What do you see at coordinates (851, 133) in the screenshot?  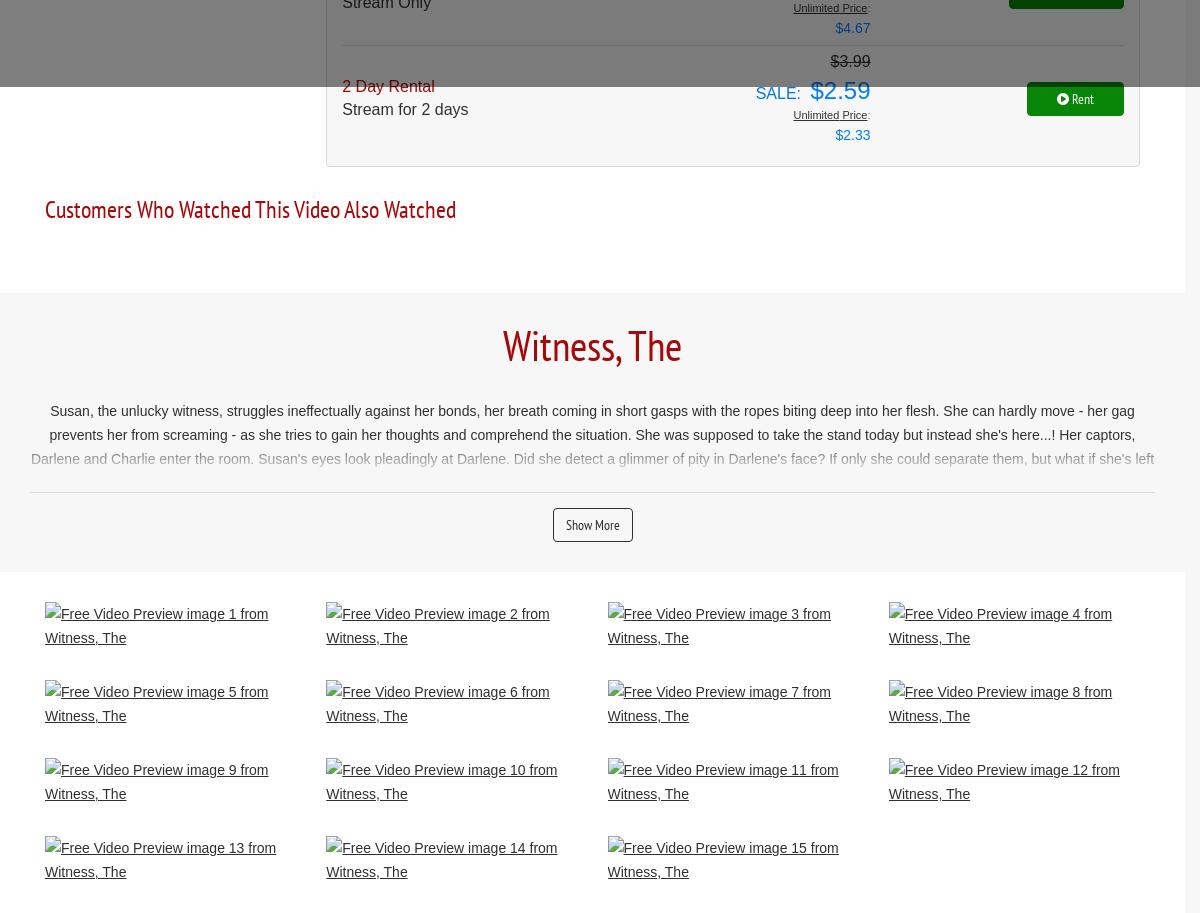 I see `'$2.33'` at bounding box center [851, 133].